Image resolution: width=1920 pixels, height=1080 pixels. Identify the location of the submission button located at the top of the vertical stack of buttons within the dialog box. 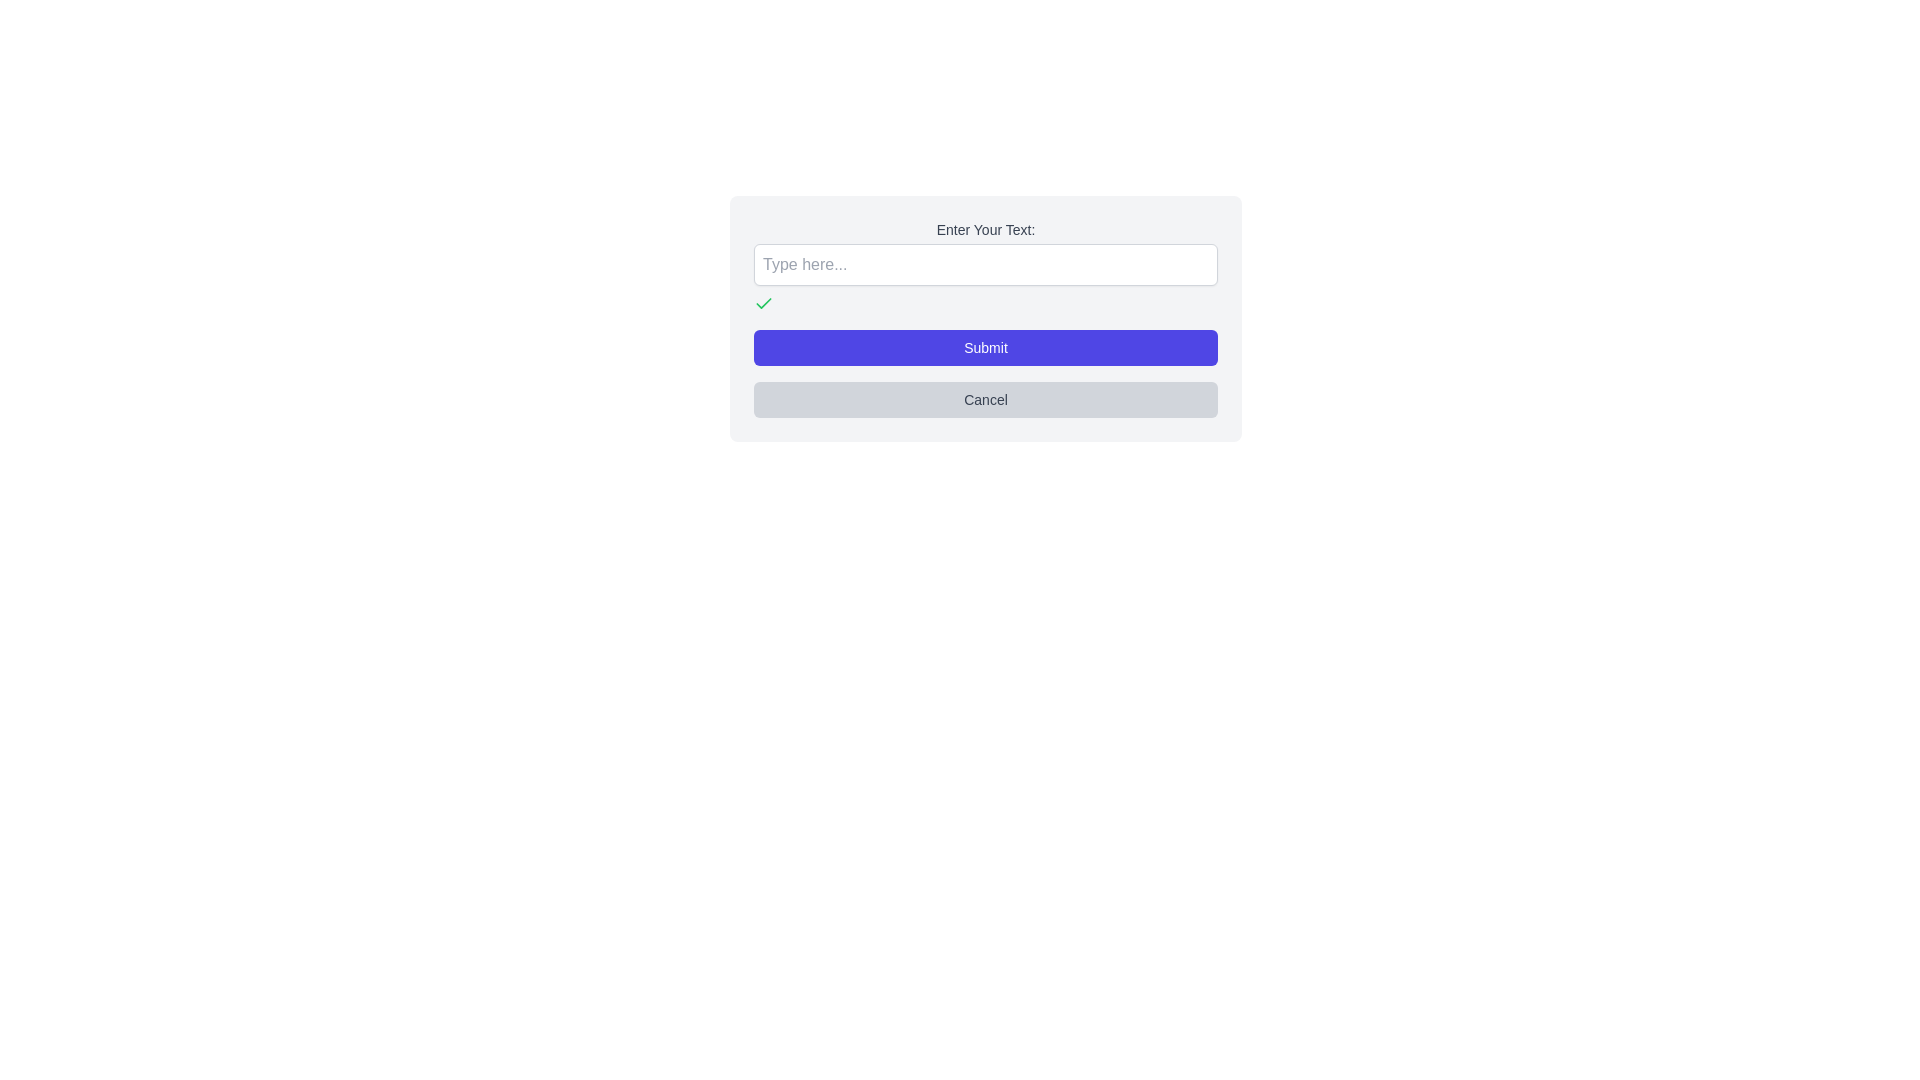
(985, 346).